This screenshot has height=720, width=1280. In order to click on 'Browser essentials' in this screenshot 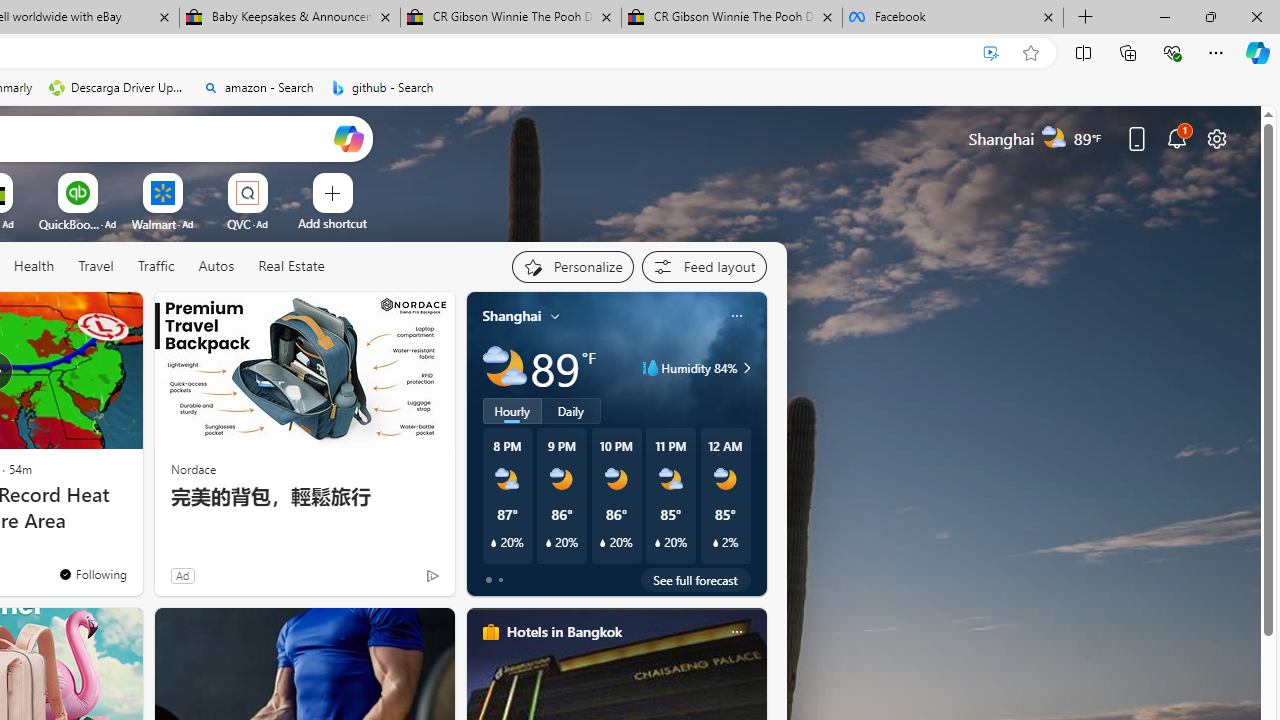, I will do `click(1171, 51)`.